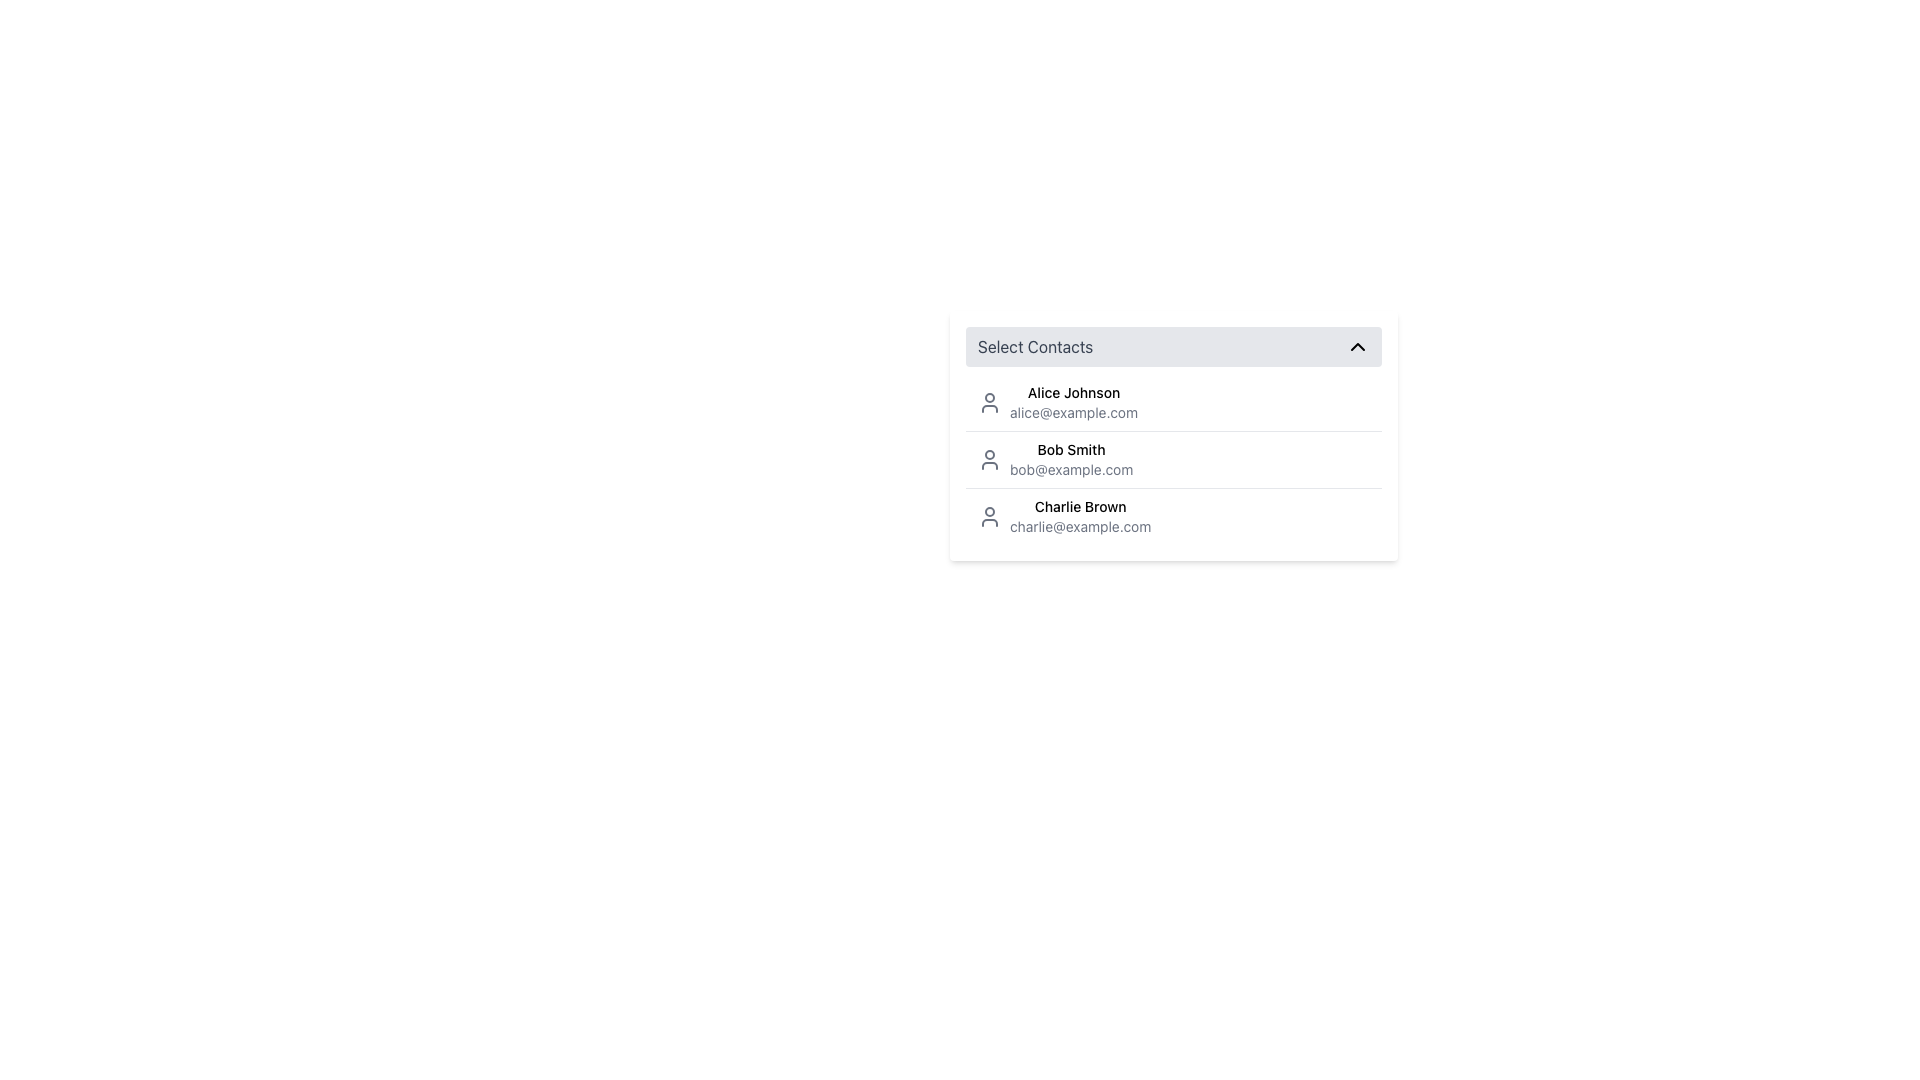 This screenshot has width=1920, height=1080. What do you see at coordinates (989, 515) in the screenshot?
I see `the user avatar icon that represents the contact 'Charlie Brown', which is styled with a thin outline and is gray in color, positioned to the left of the contact's name and email` at bounding box center [989, 515].